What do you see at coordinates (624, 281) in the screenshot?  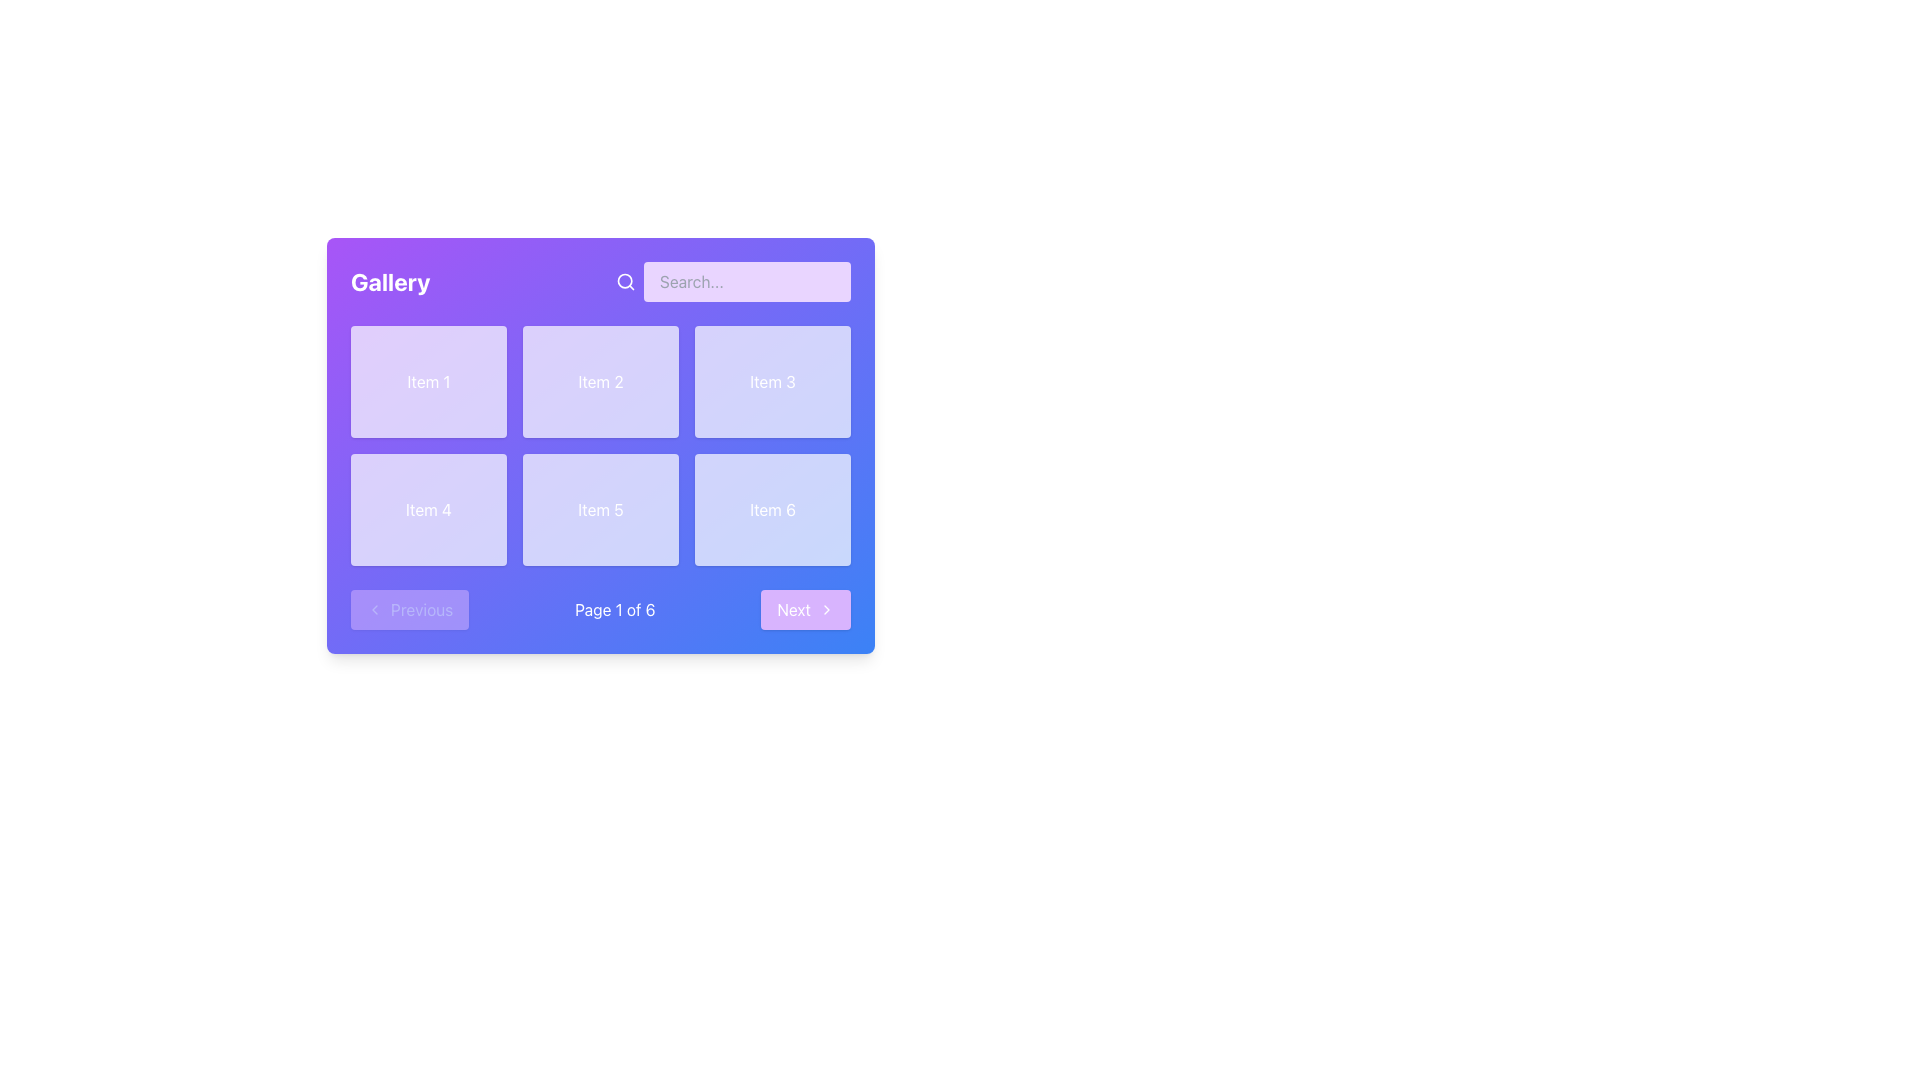 I see `the small circular magnifying glass icon located above the search bar in the Gallery section` at bounding box center [624, 281].